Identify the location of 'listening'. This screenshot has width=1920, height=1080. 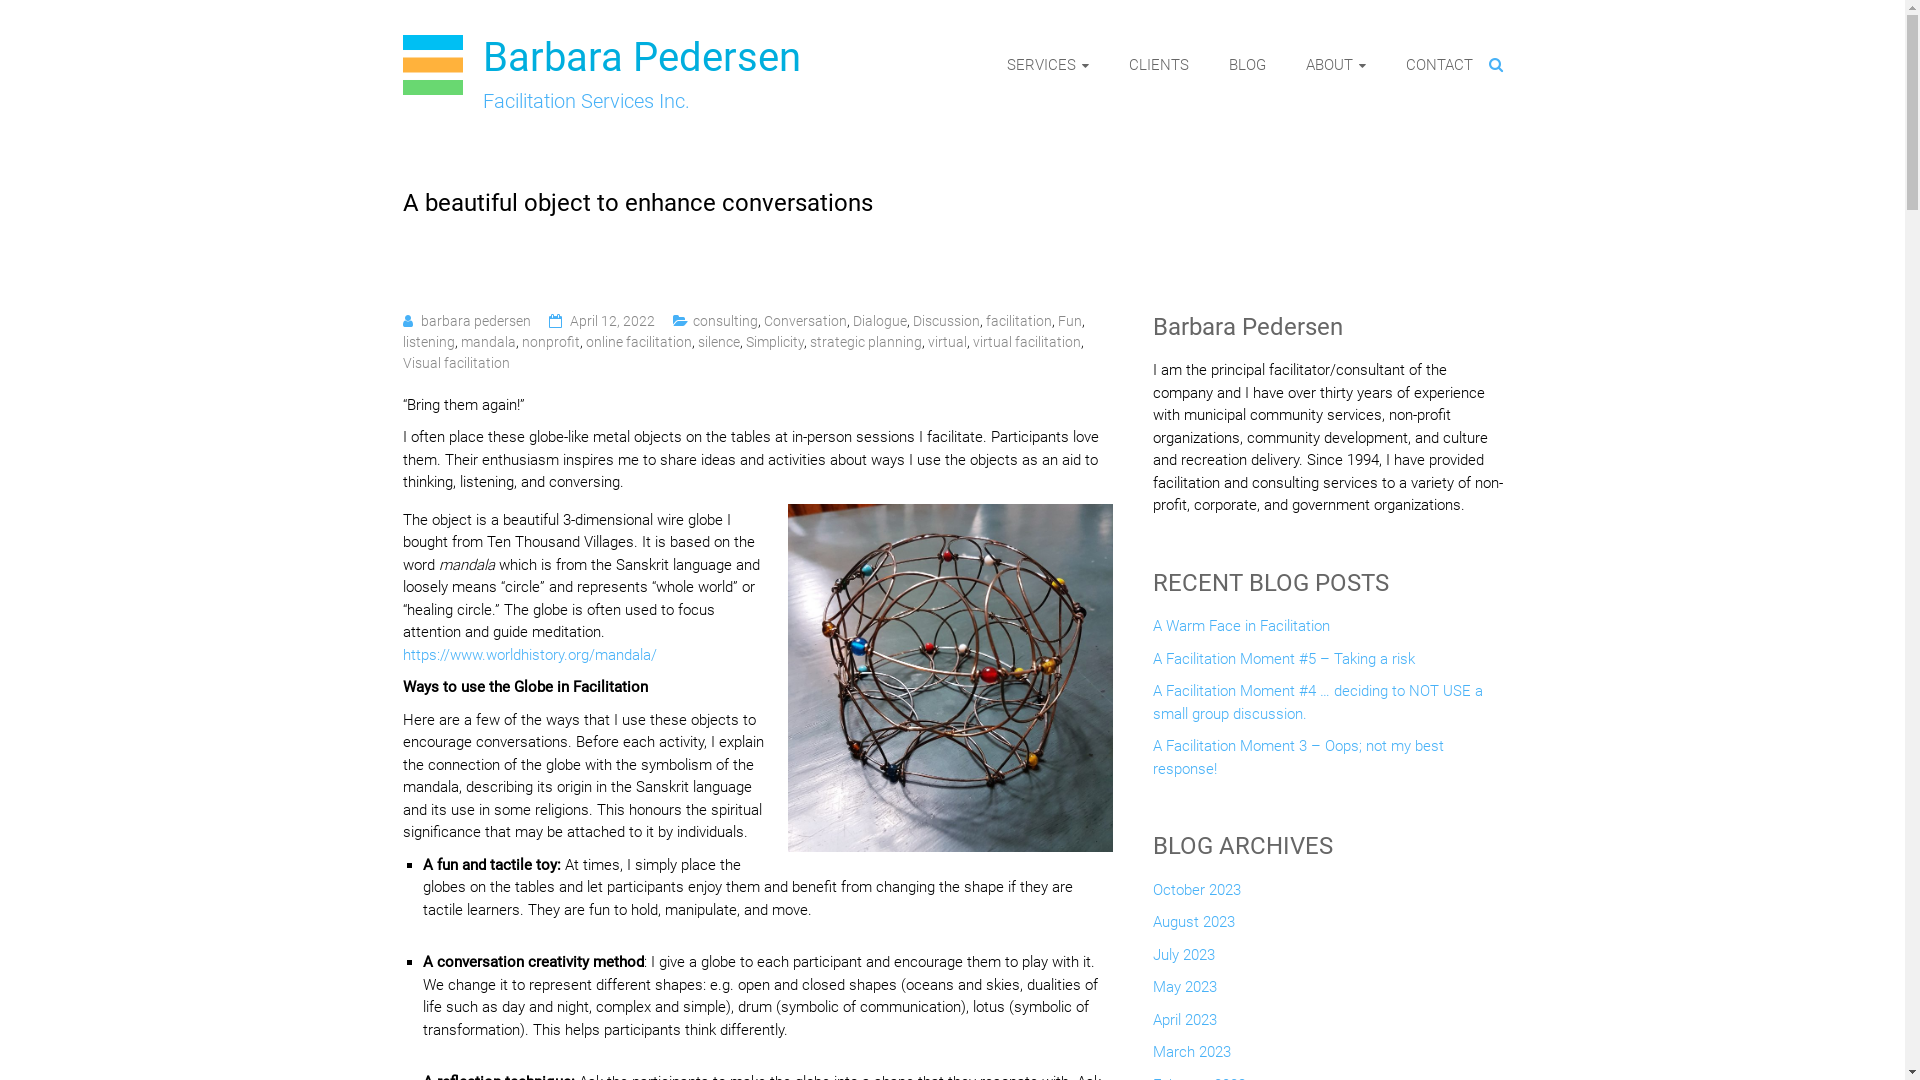
(401, 341).